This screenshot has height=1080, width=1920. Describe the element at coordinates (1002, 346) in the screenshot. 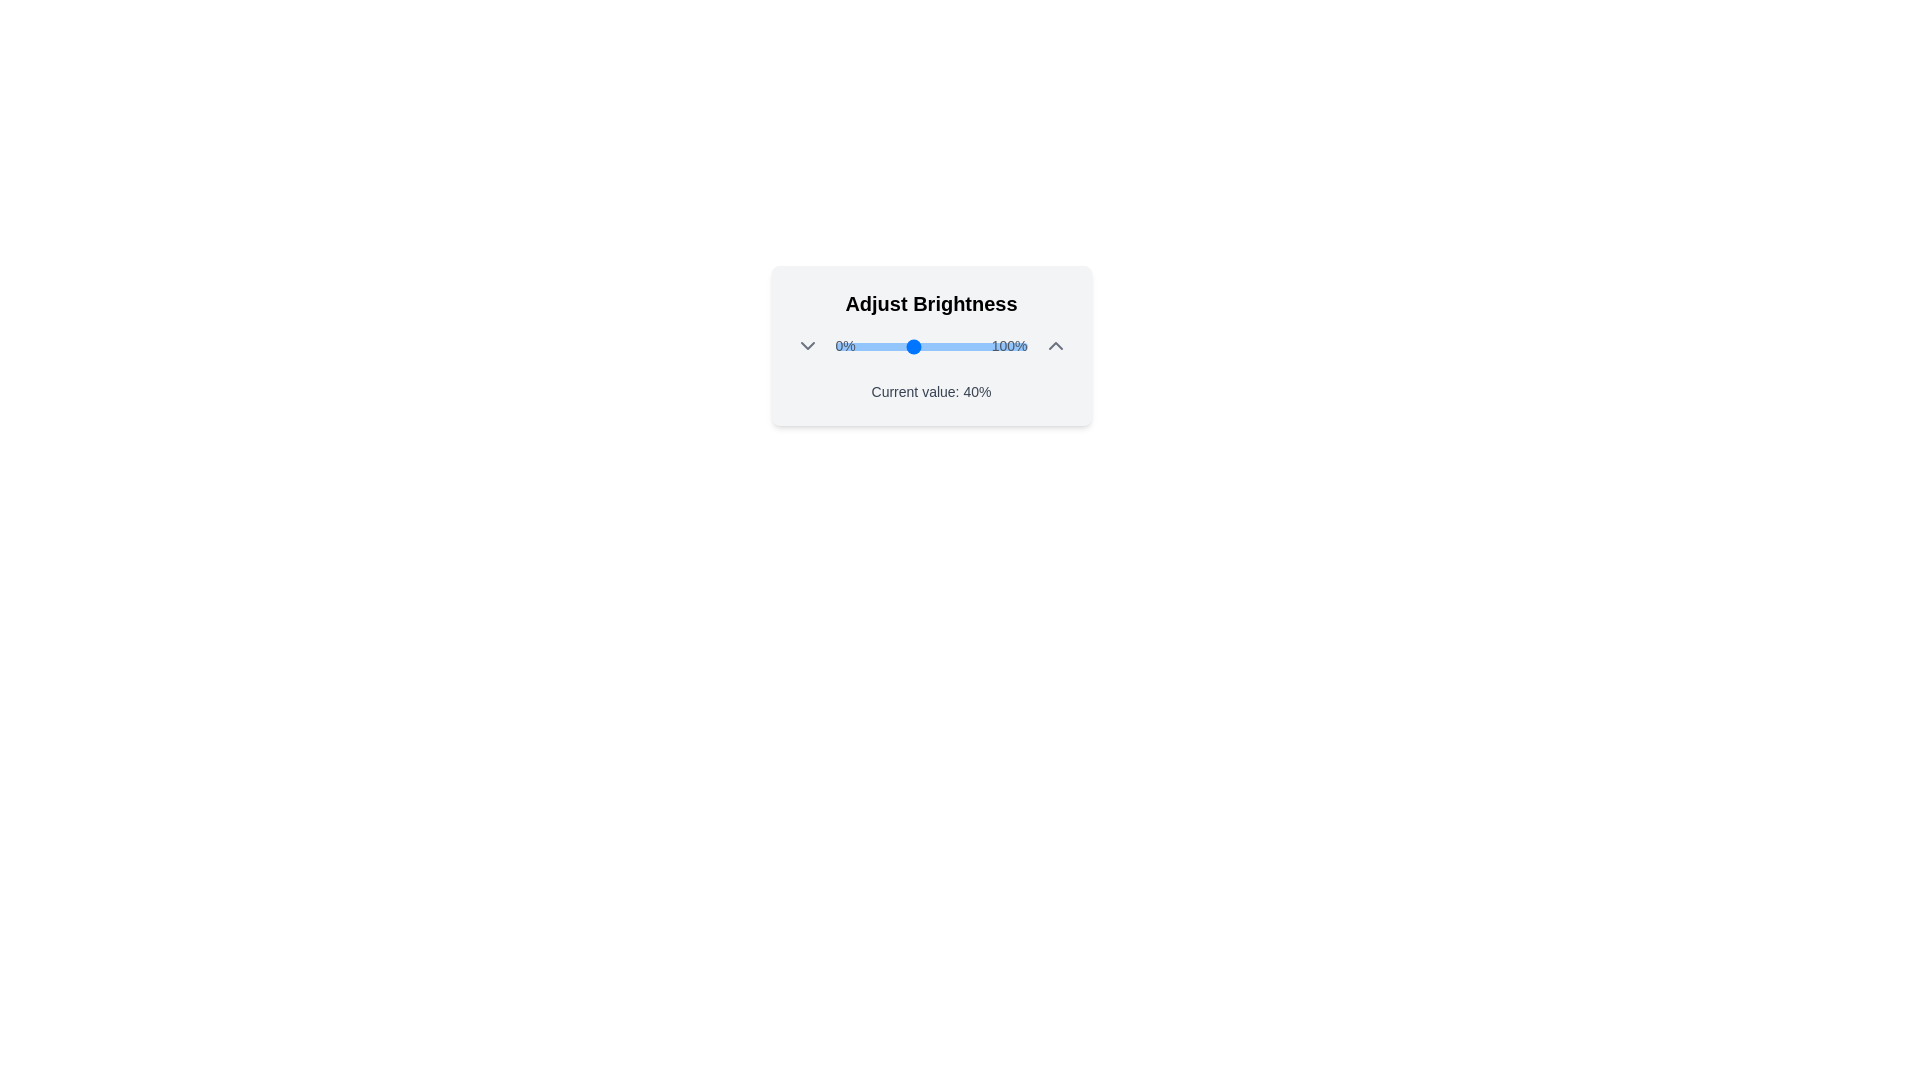

I see `brightness` at that location.